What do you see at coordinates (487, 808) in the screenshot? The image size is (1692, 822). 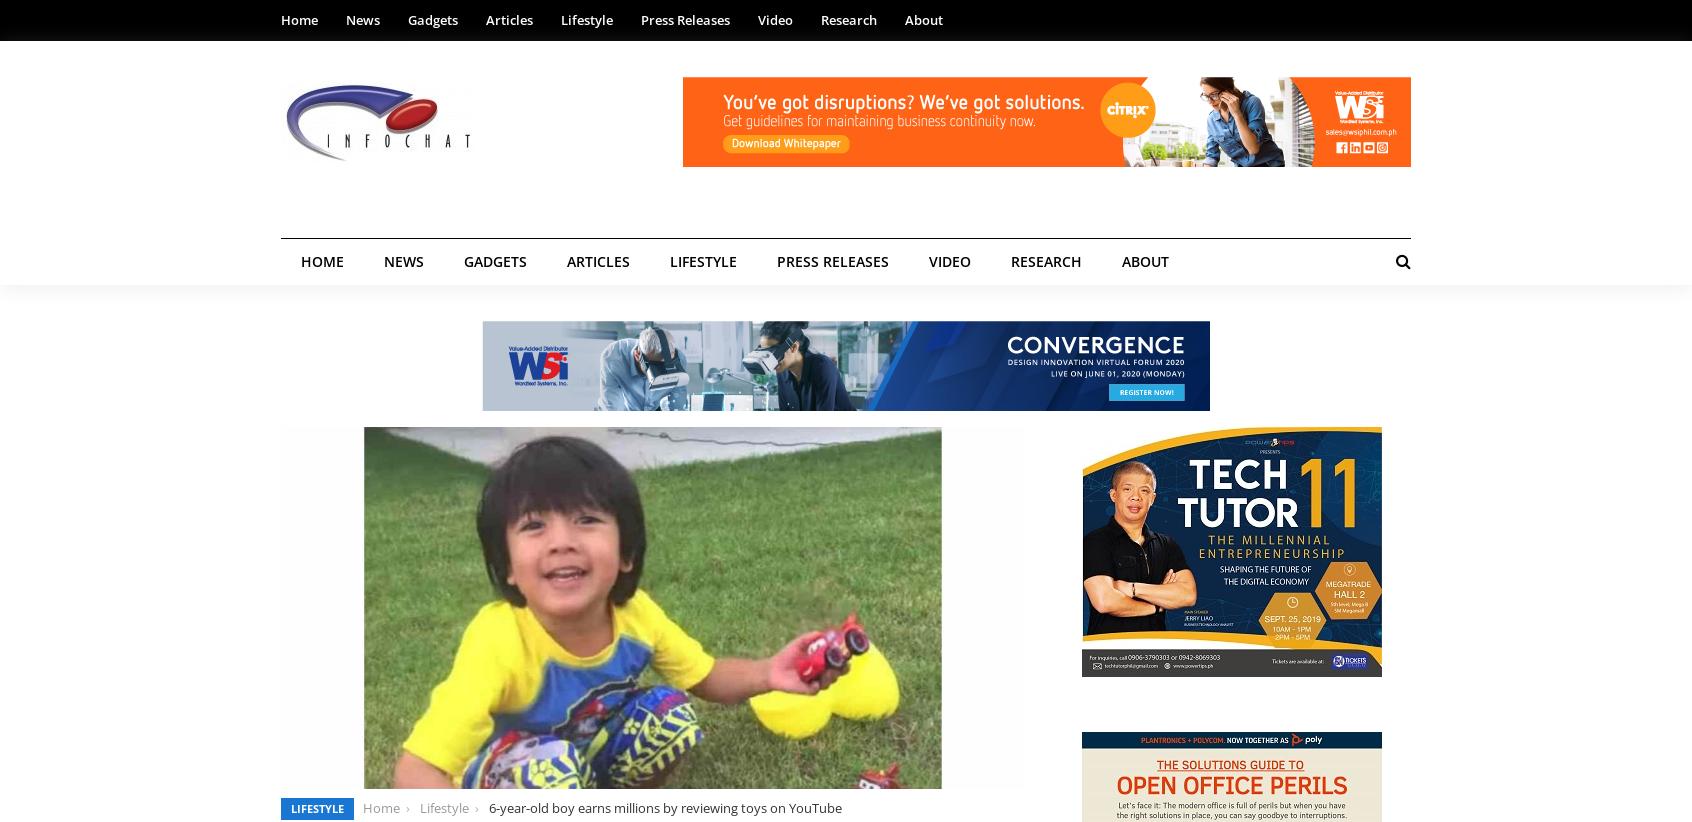 I see `'6-year-old boy earns millions by reviewing toys on YouTube'` at bounding box center [487, 808].